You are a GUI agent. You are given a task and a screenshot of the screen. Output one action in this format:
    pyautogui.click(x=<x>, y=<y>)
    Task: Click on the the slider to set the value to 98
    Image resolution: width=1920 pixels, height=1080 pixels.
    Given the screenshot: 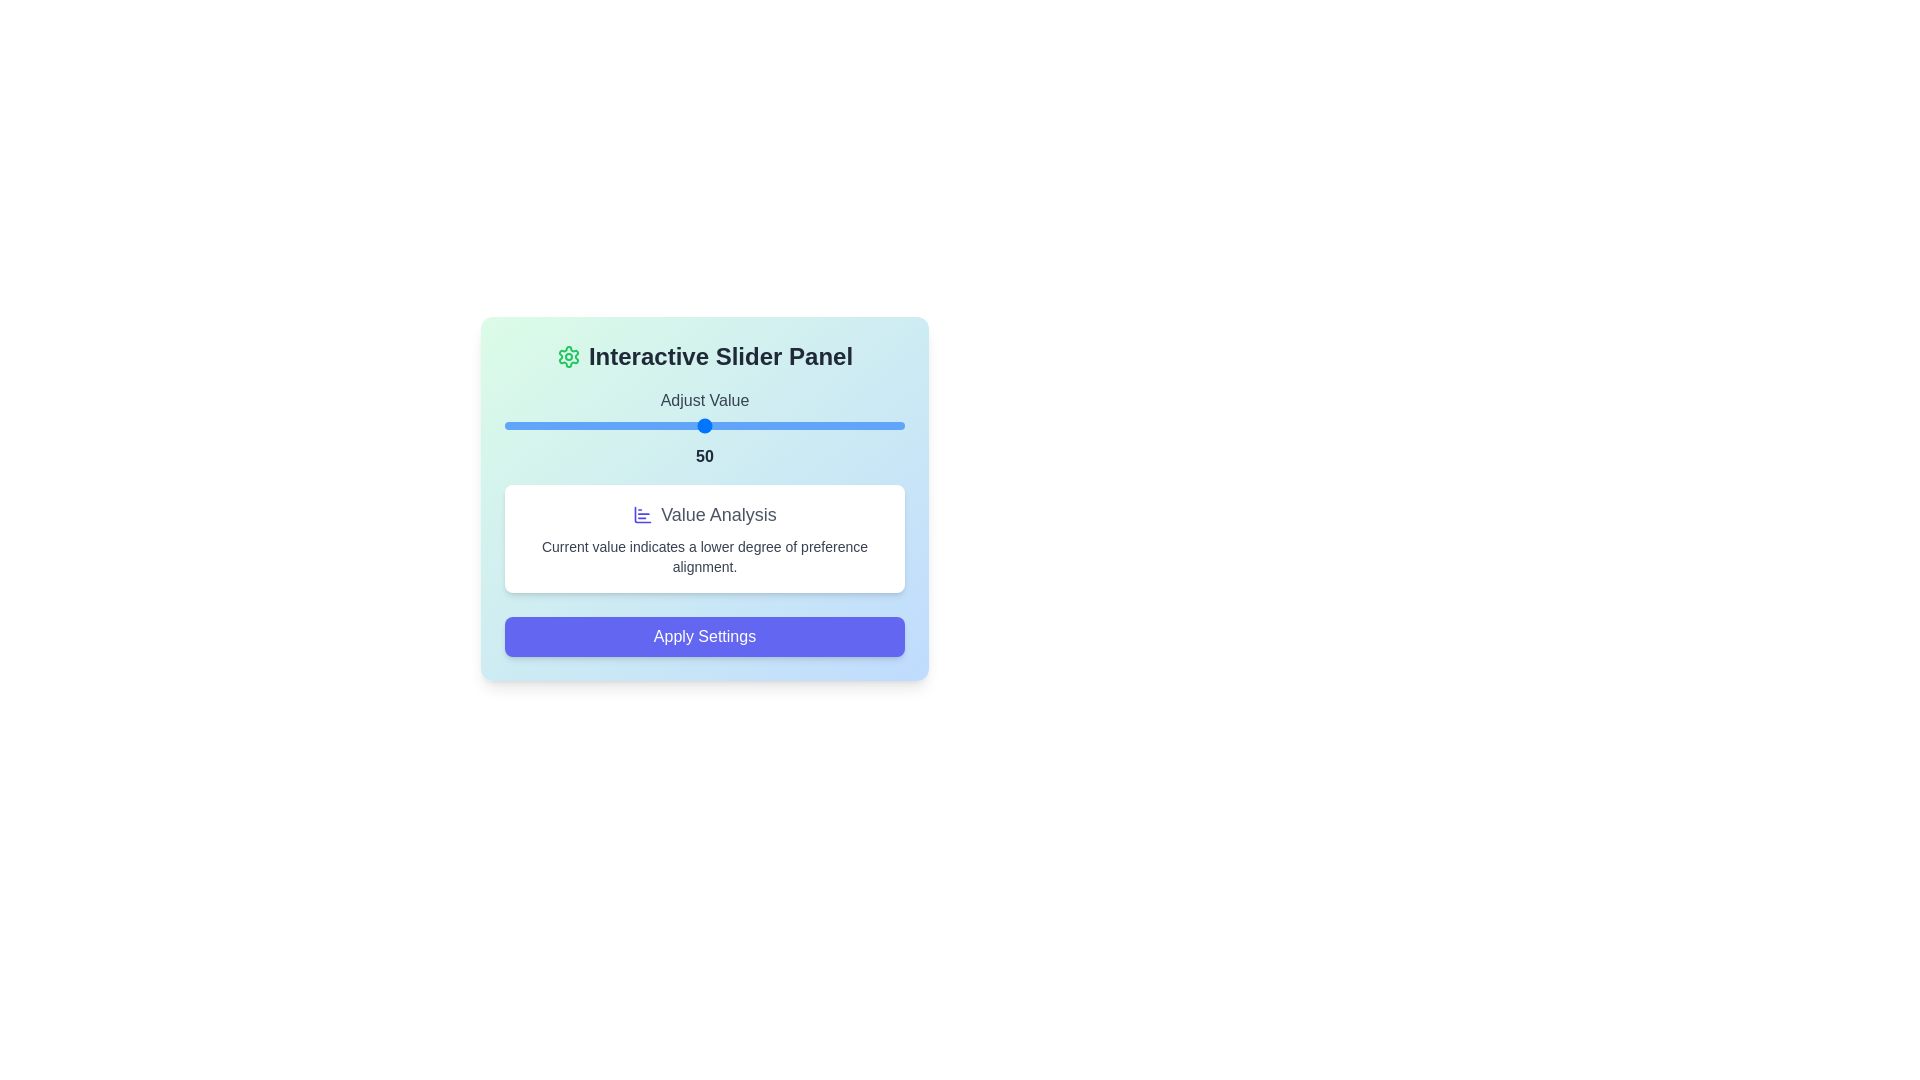 What is the action you would take?
    pyautogui.click(x=896, y=424)
    